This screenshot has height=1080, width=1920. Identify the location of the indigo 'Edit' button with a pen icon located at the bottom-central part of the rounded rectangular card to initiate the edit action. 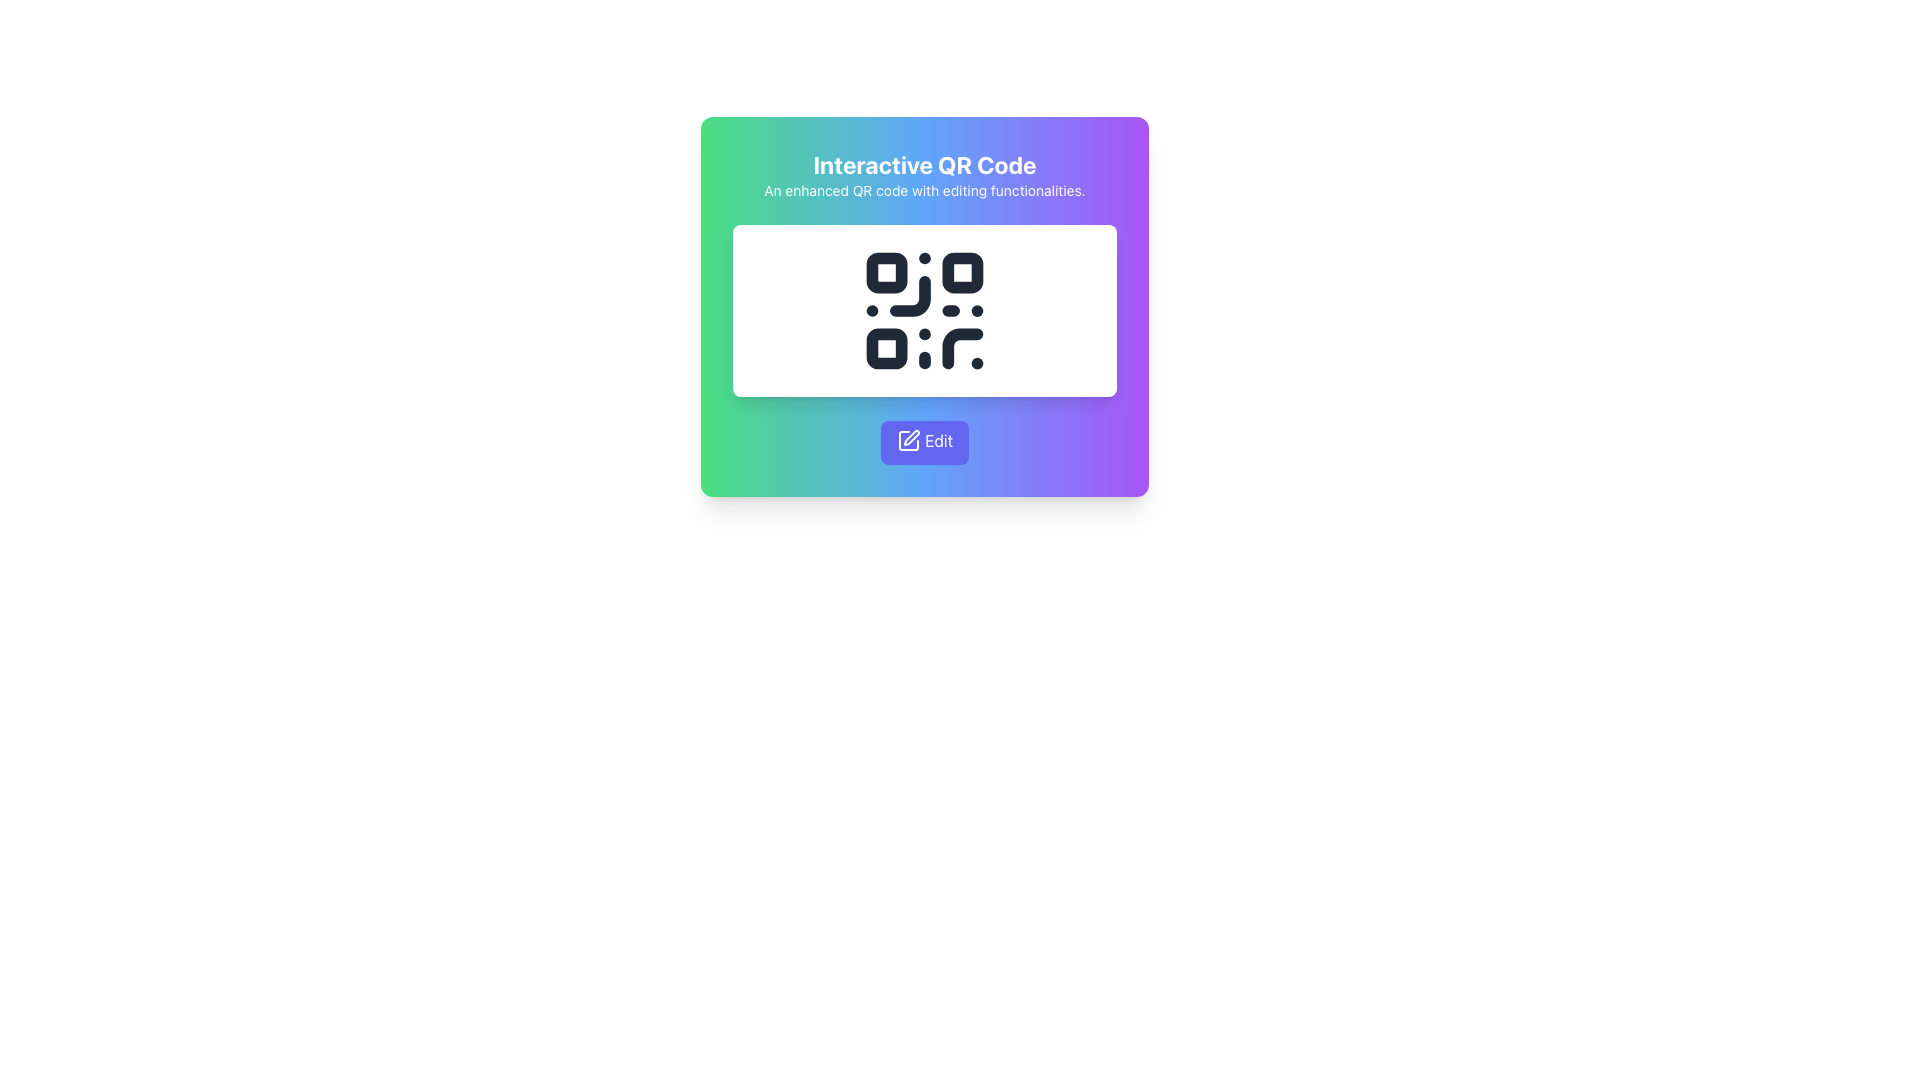
(924, 442).